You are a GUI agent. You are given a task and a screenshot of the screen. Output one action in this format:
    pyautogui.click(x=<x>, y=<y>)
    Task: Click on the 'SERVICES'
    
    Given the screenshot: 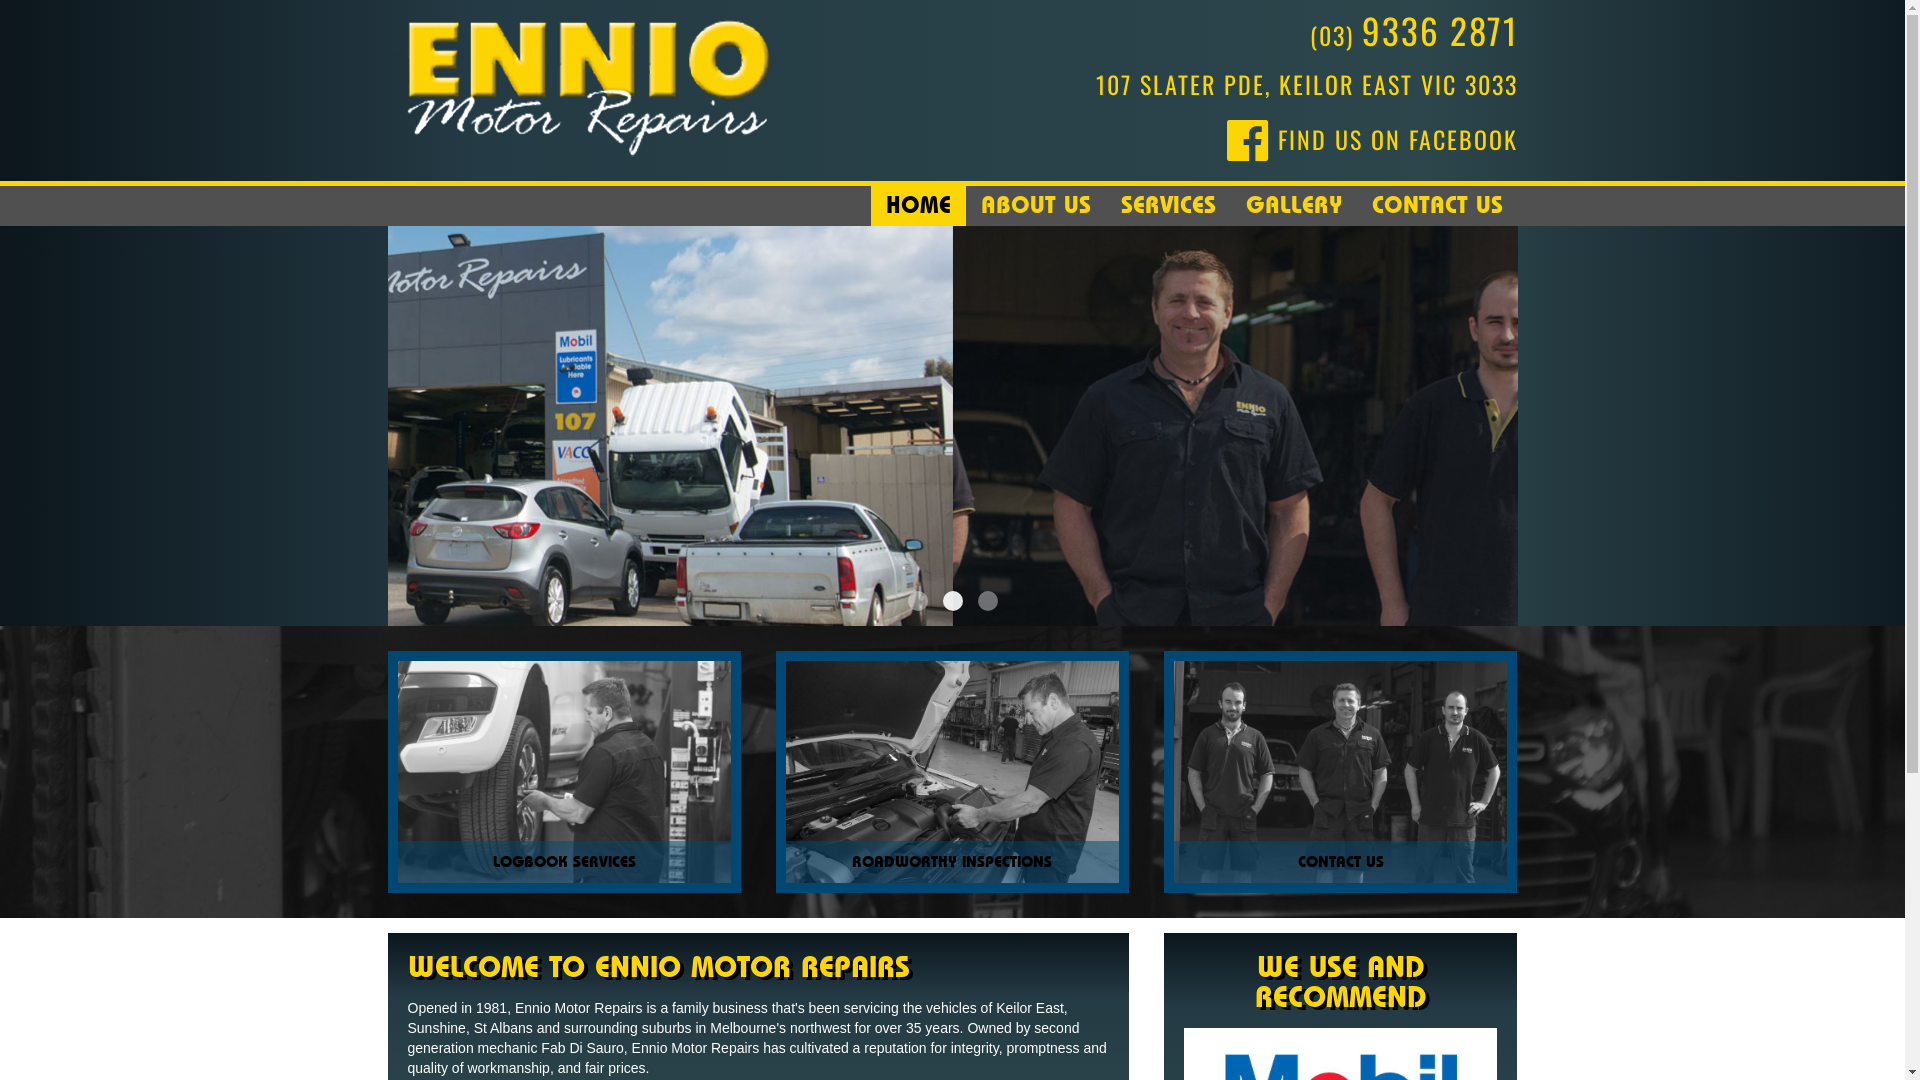 What is the action you would take?
    pyautogui.click(x=1168, y=205)
    